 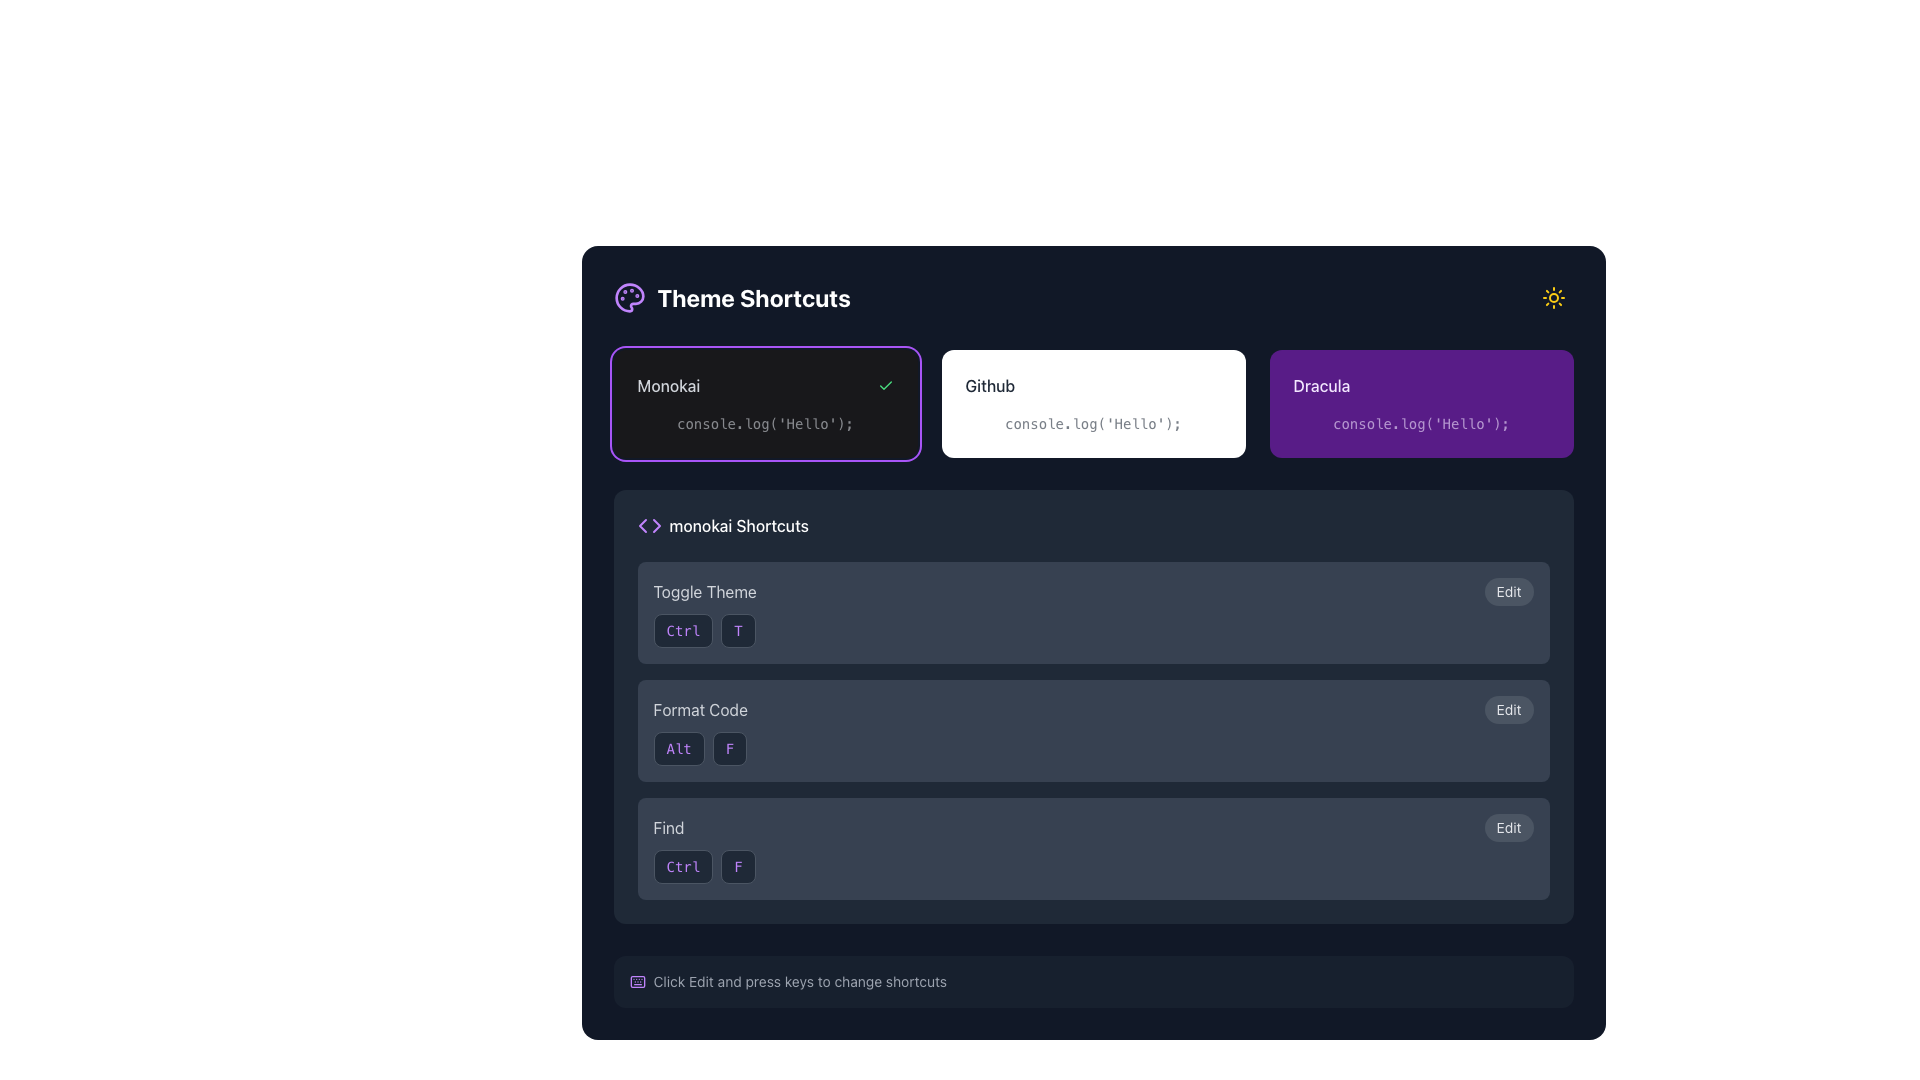 What do you see at coordinates (683, 631) in the screenshot?
I see `the rectangular button labeled 'Ctrl' with a dark gray background and purple text, located in the 'Toggle Theme' section of the 'monokai Shortcuts' panel` at bounding box center [683, 631].